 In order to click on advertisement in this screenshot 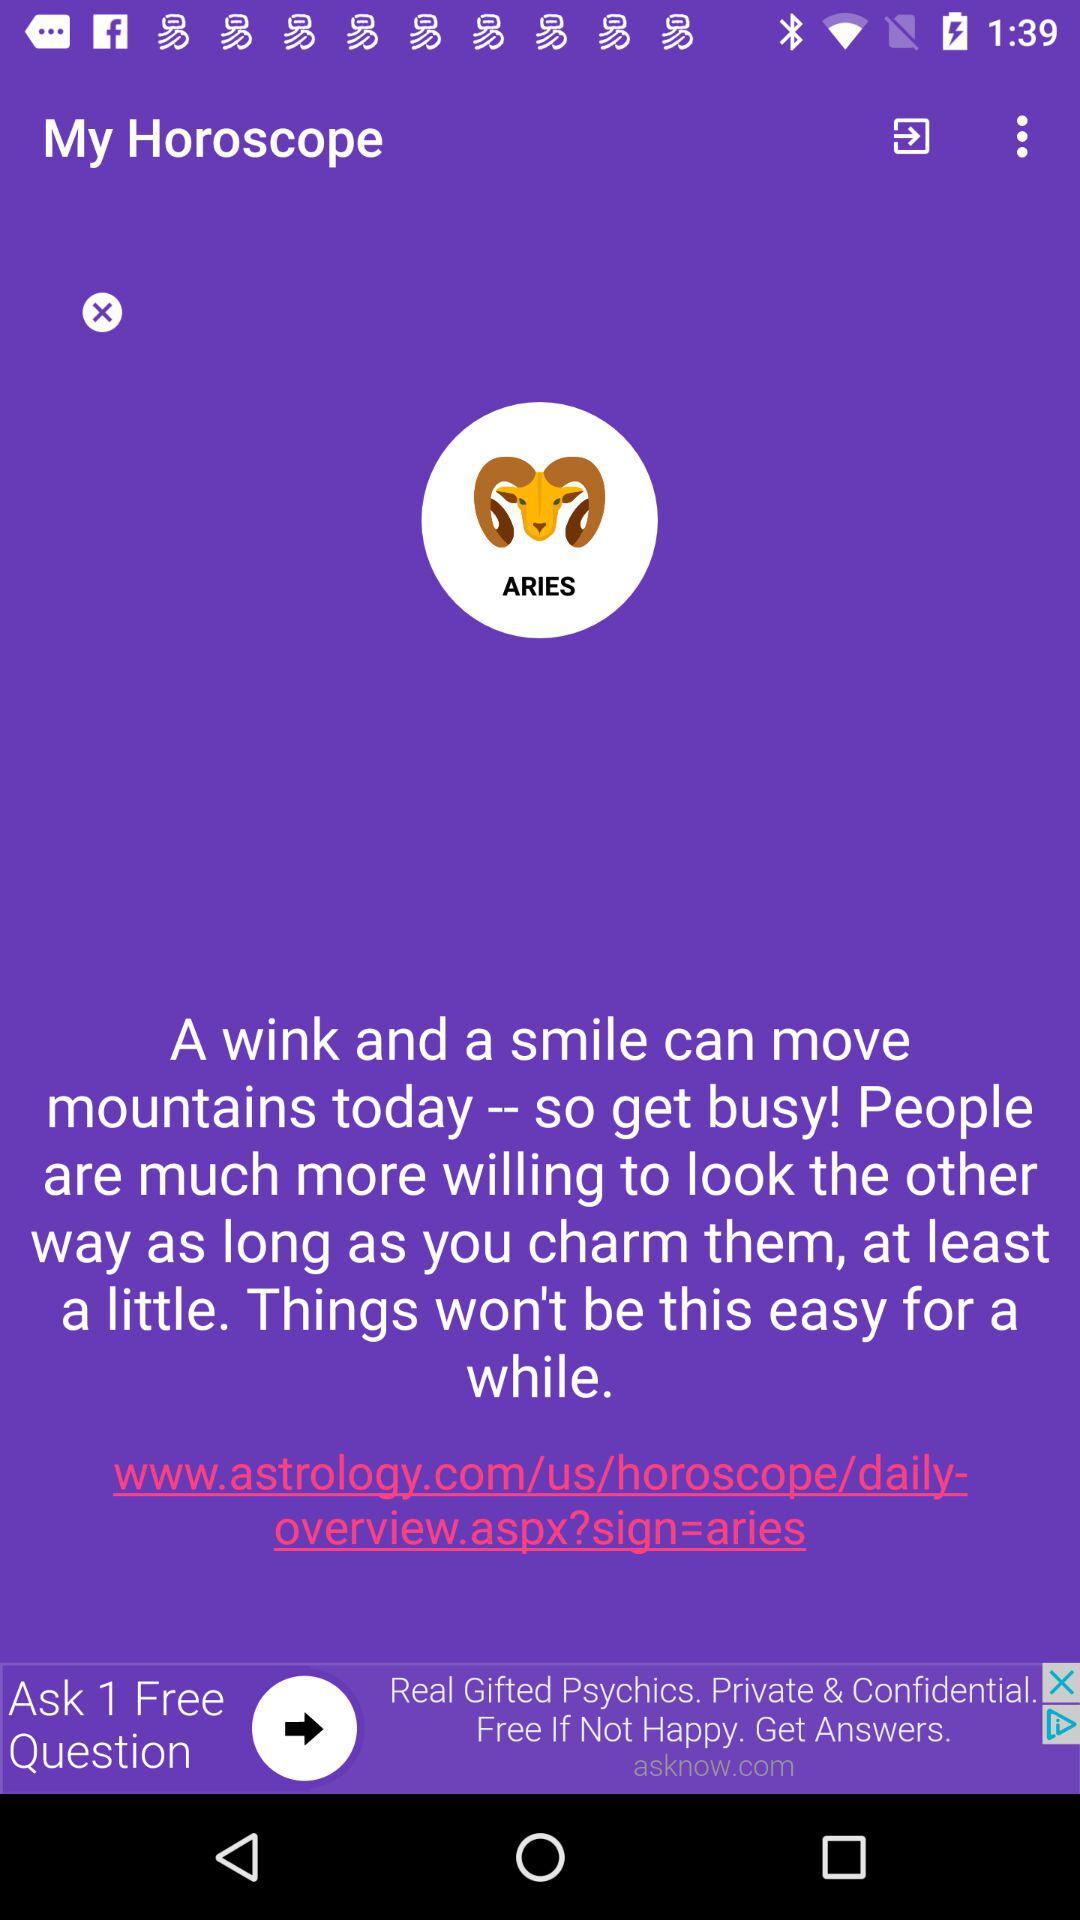, I will do `click(540, 1727)`.